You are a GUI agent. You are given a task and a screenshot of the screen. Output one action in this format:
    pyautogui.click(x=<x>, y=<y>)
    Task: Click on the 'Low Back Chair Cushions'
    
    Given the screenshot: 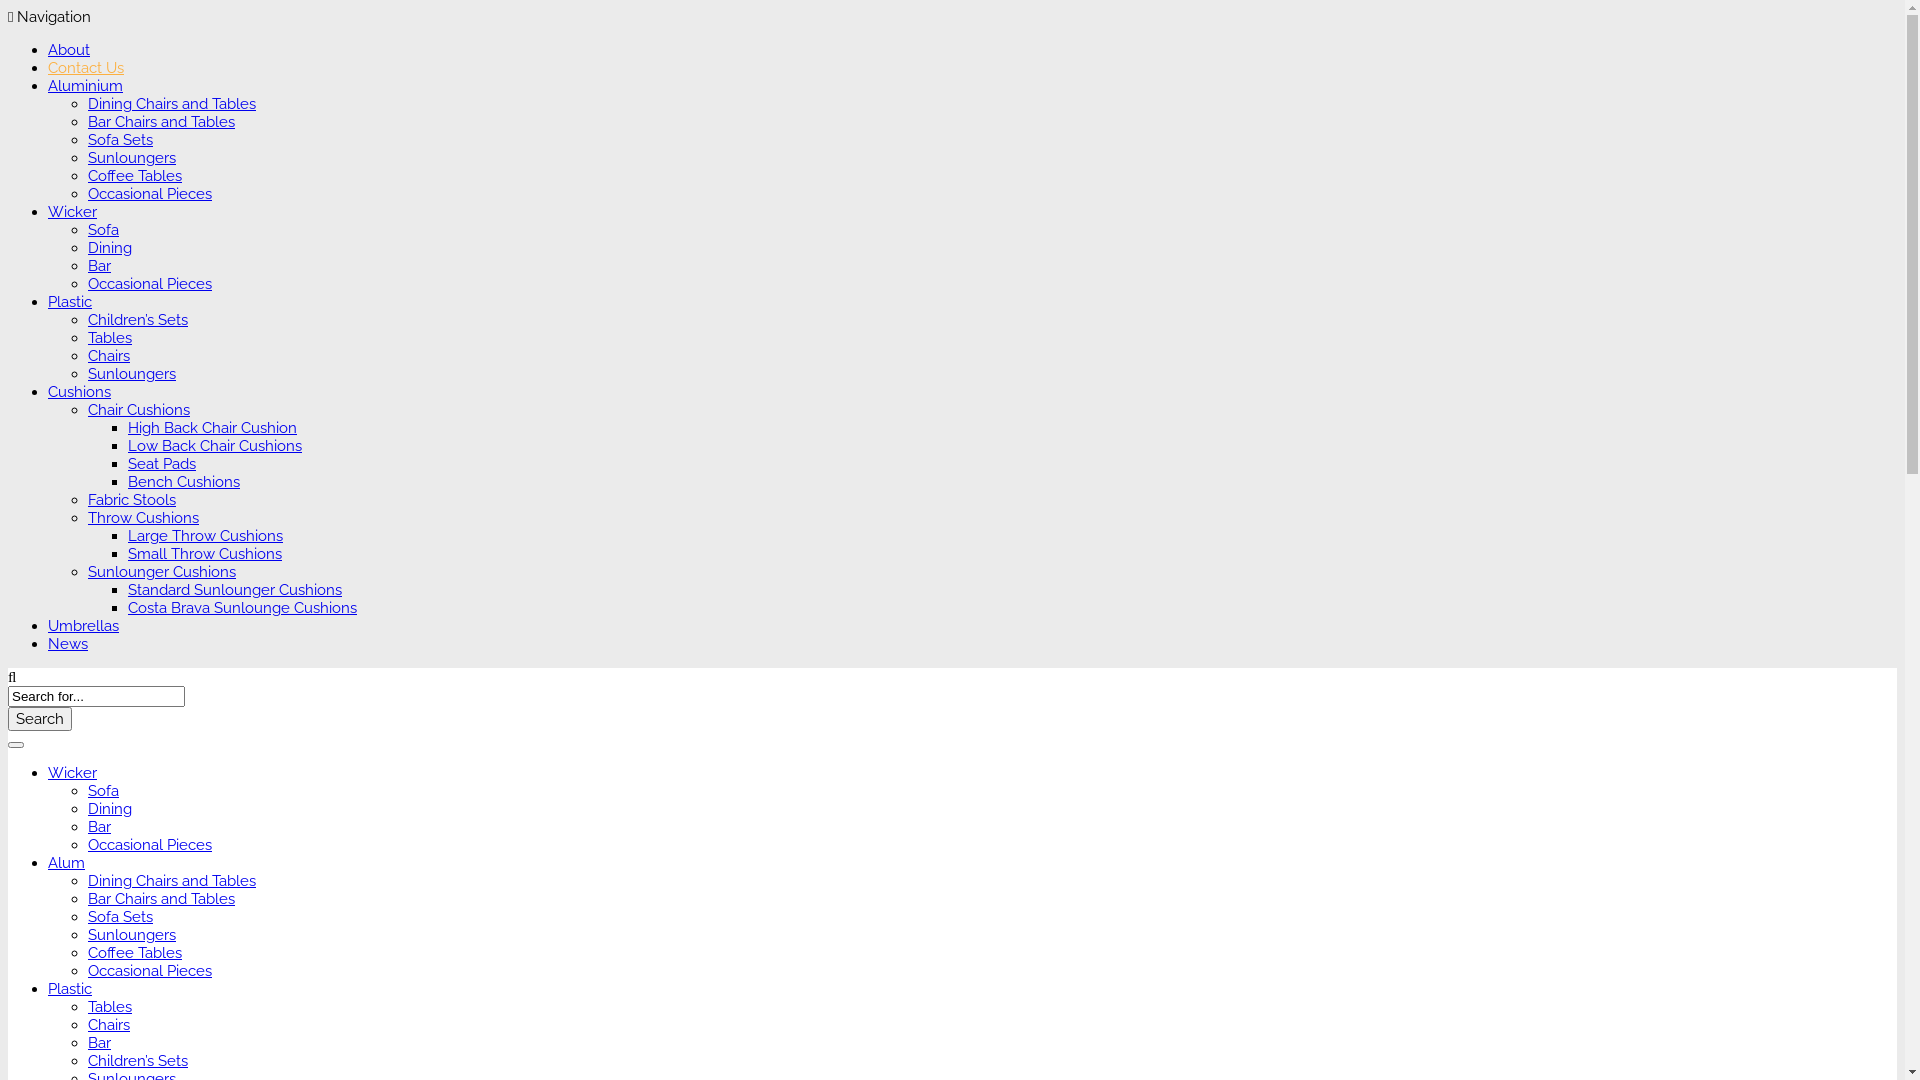 What is the action you would take?
    pyautogui.click(x=215, y=445)
    